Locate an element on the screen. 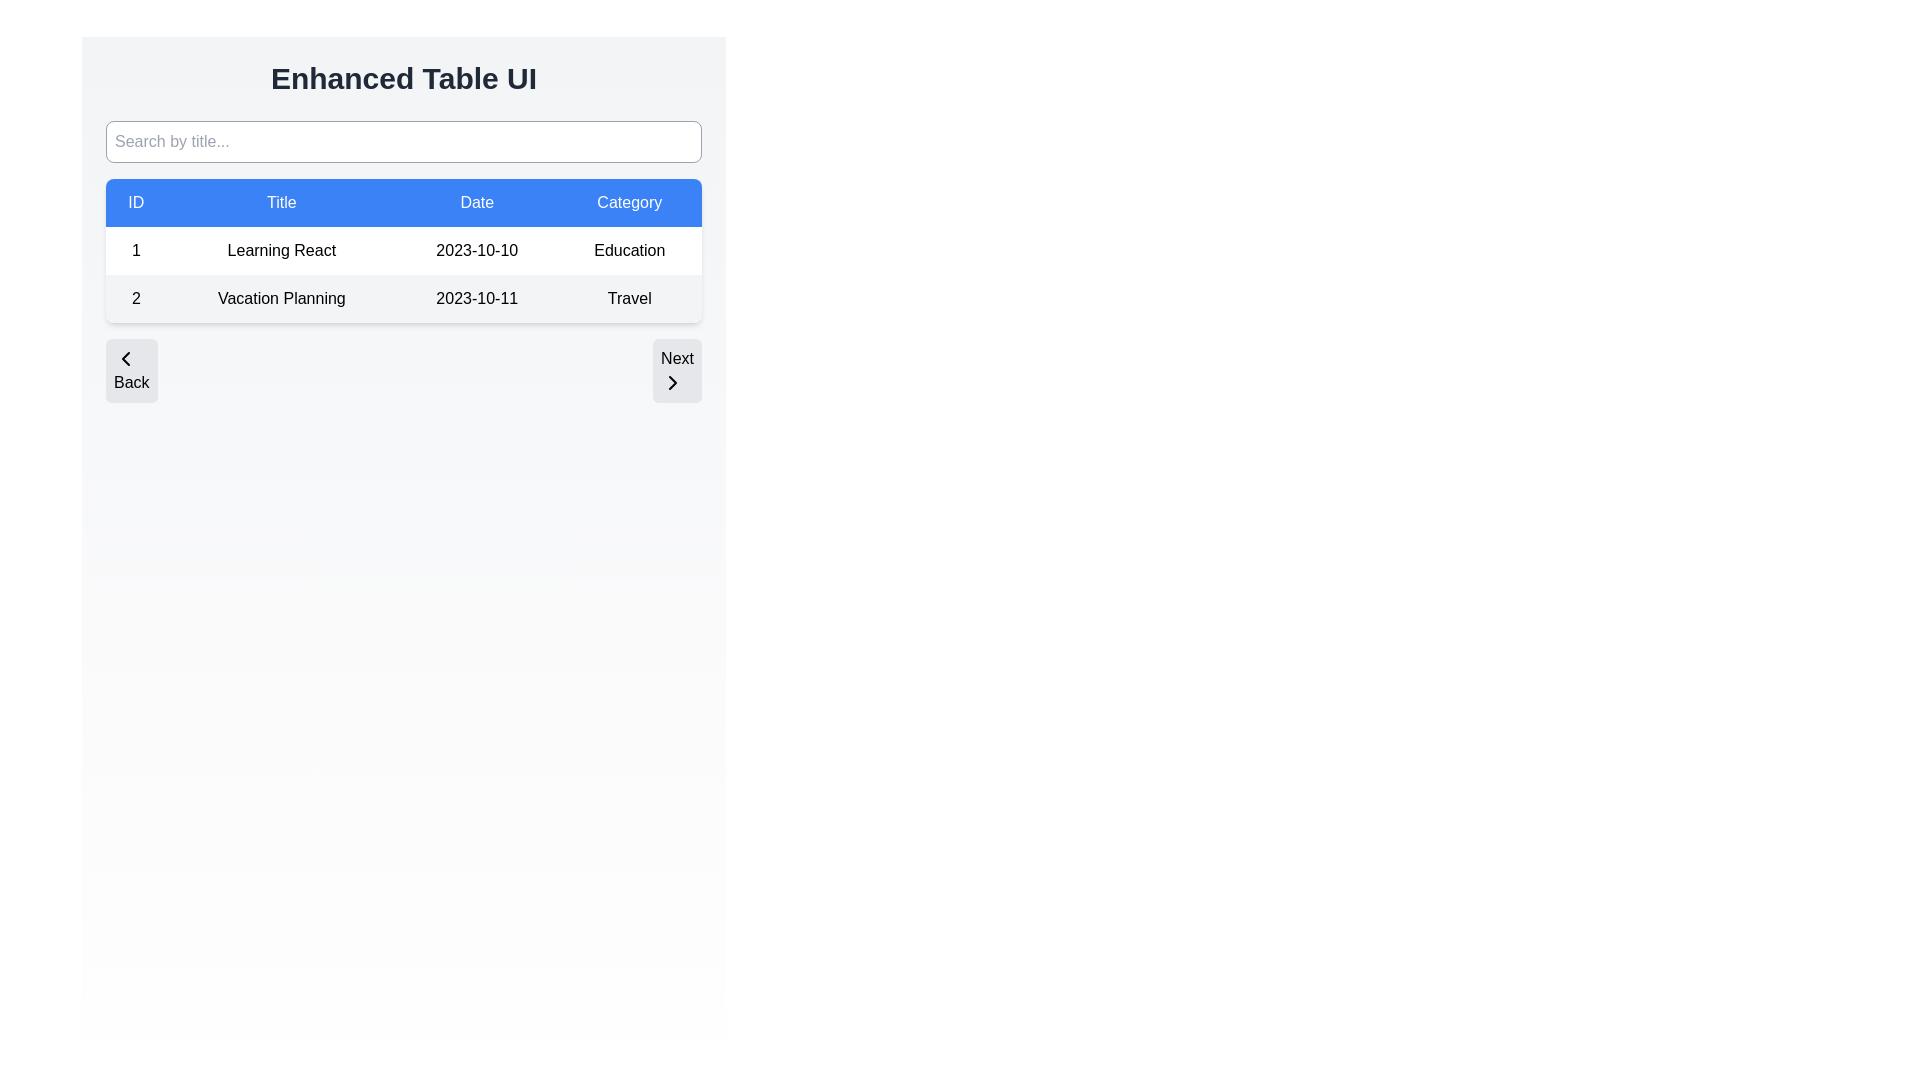 This screenshot has height=1080, width=1920. the small arrow-shaped navigation icon within the 'Next' button located in the bottom-right section of the interface is located at coordinates (673, 382).